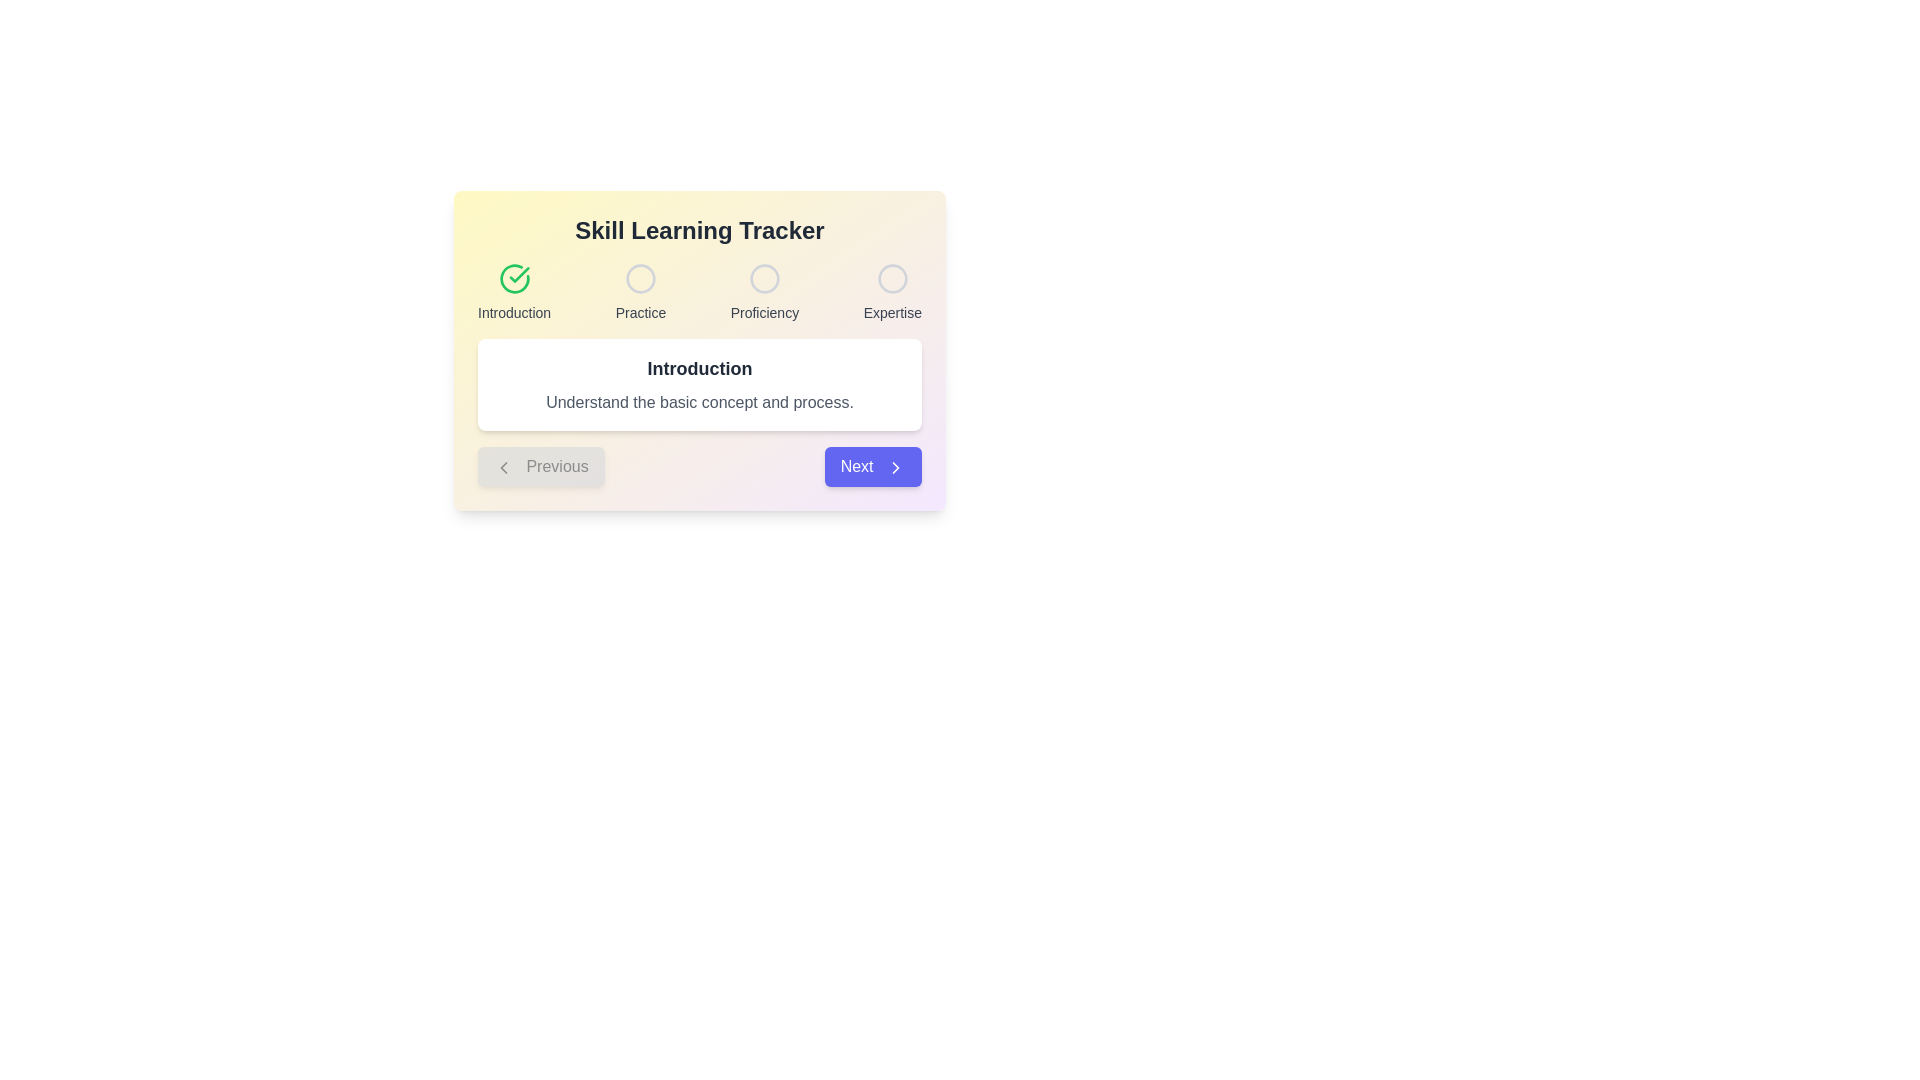  Describe the element at coordinates (763, 293) in the screenshot. I see `'Proficiency' progress indicator in the skill tracker interface for detailed information` at that location.